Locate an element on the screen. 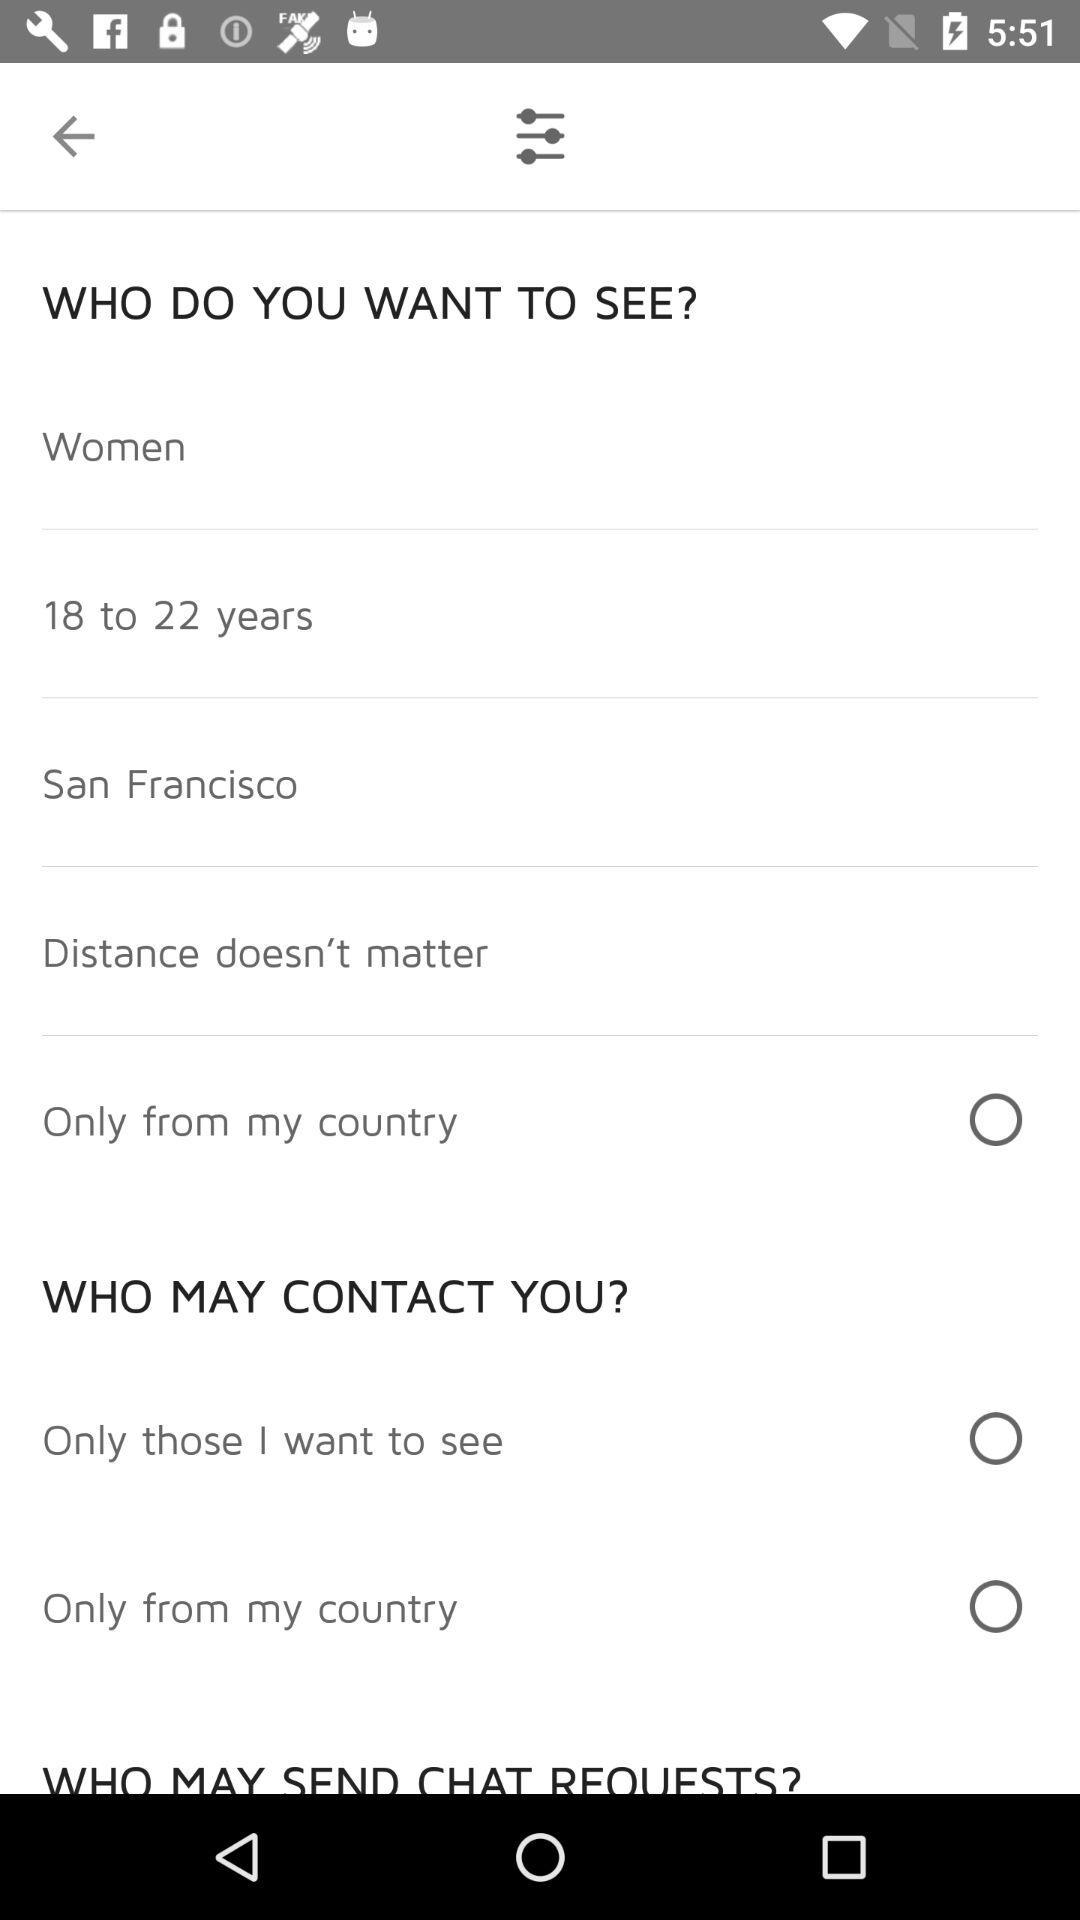  san francisco item is located at coordinates (169, 780).